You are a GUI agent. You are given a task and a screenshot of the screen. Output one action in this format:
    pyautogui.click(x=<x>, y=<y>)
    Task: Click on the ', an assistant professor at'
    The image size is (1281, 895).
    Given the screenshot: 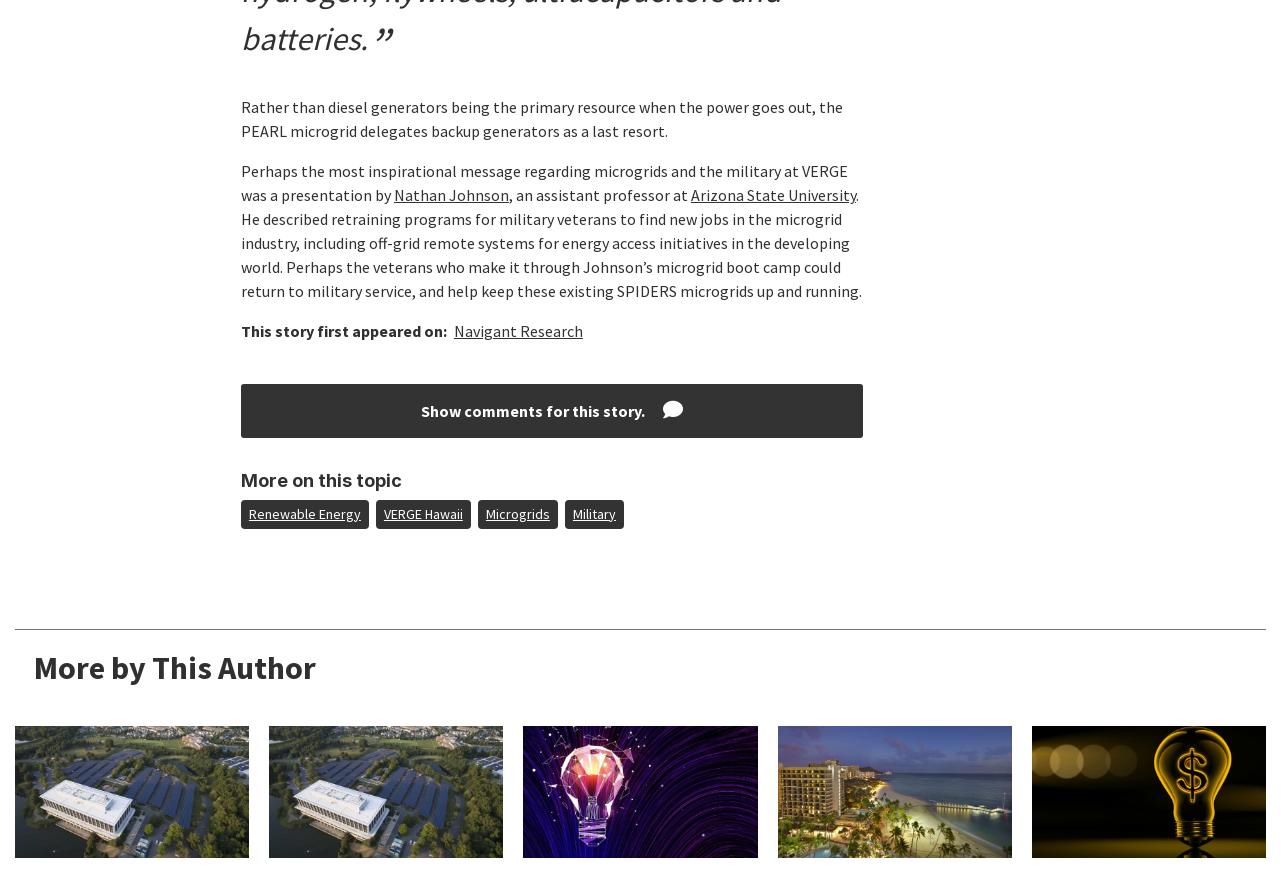 What is the action you would take?
    pyautogui.click(x=598, y=195)
    